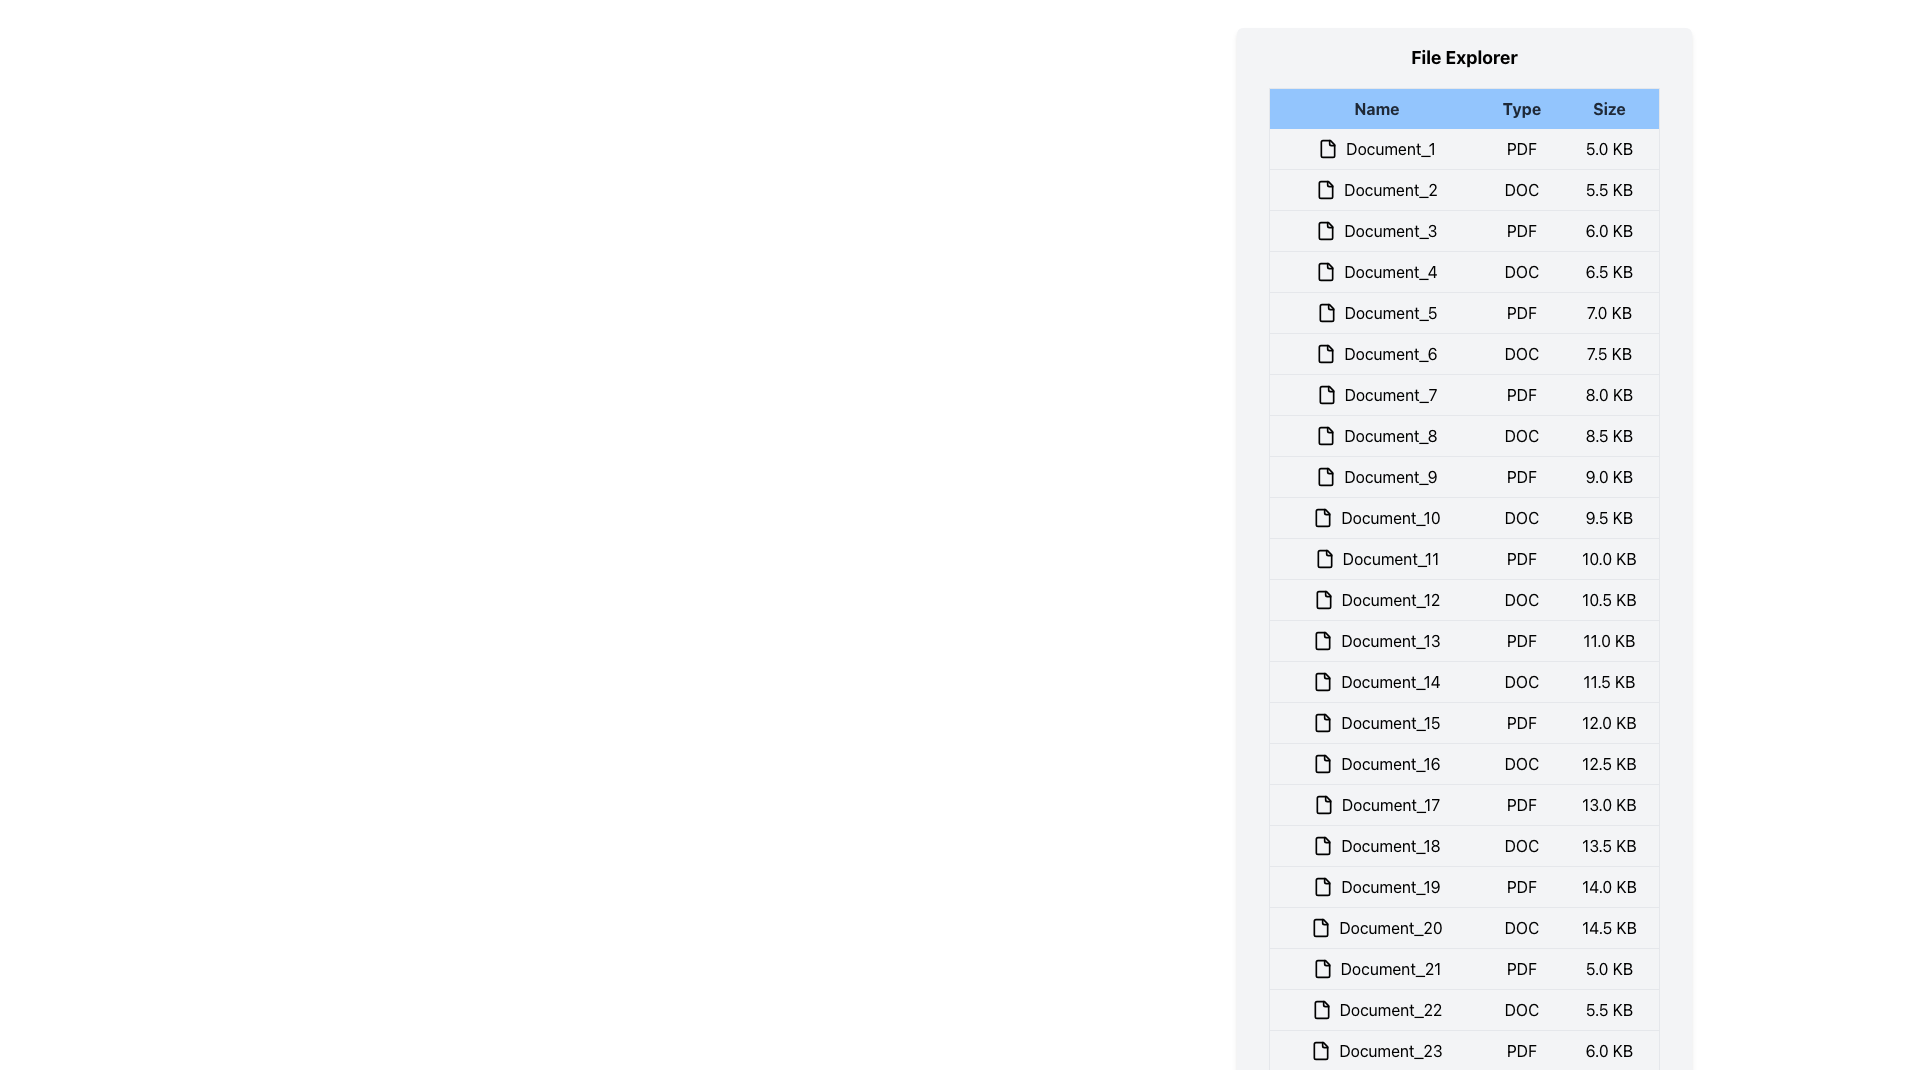 This screenshot has width=1920, height=1080. I want to click on the second row in the File Explorer interface that displays the details of the file named 'Document_2', so click(1464, 189).